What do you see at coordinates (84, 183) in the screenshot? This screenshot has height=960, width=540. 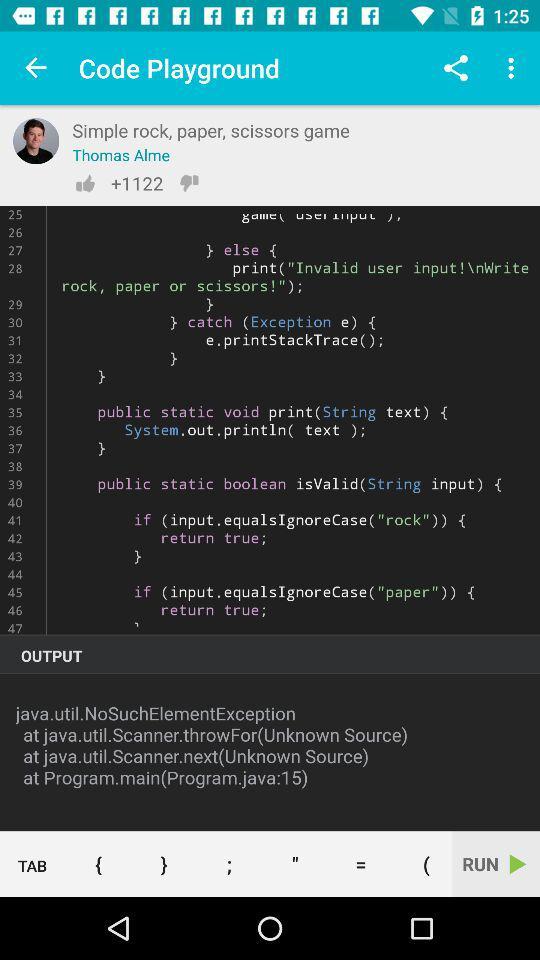 I see `like this post` at bounding box center [84, 183].